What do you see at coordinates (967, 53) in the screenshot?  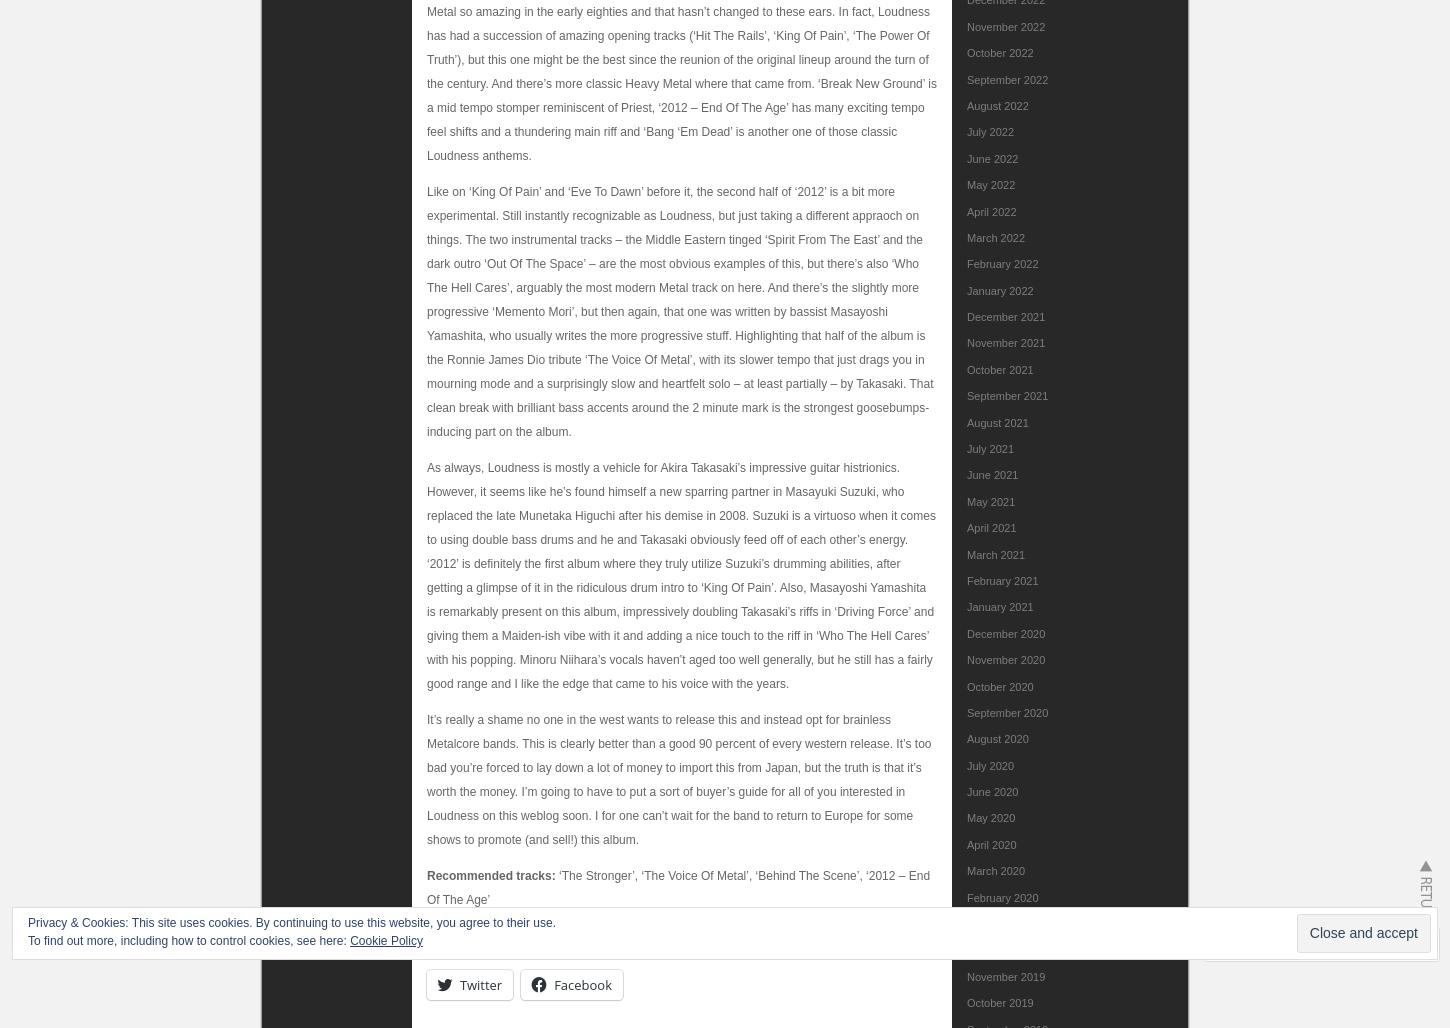 I see `'October 2022'` at bounding box center [967, 53].